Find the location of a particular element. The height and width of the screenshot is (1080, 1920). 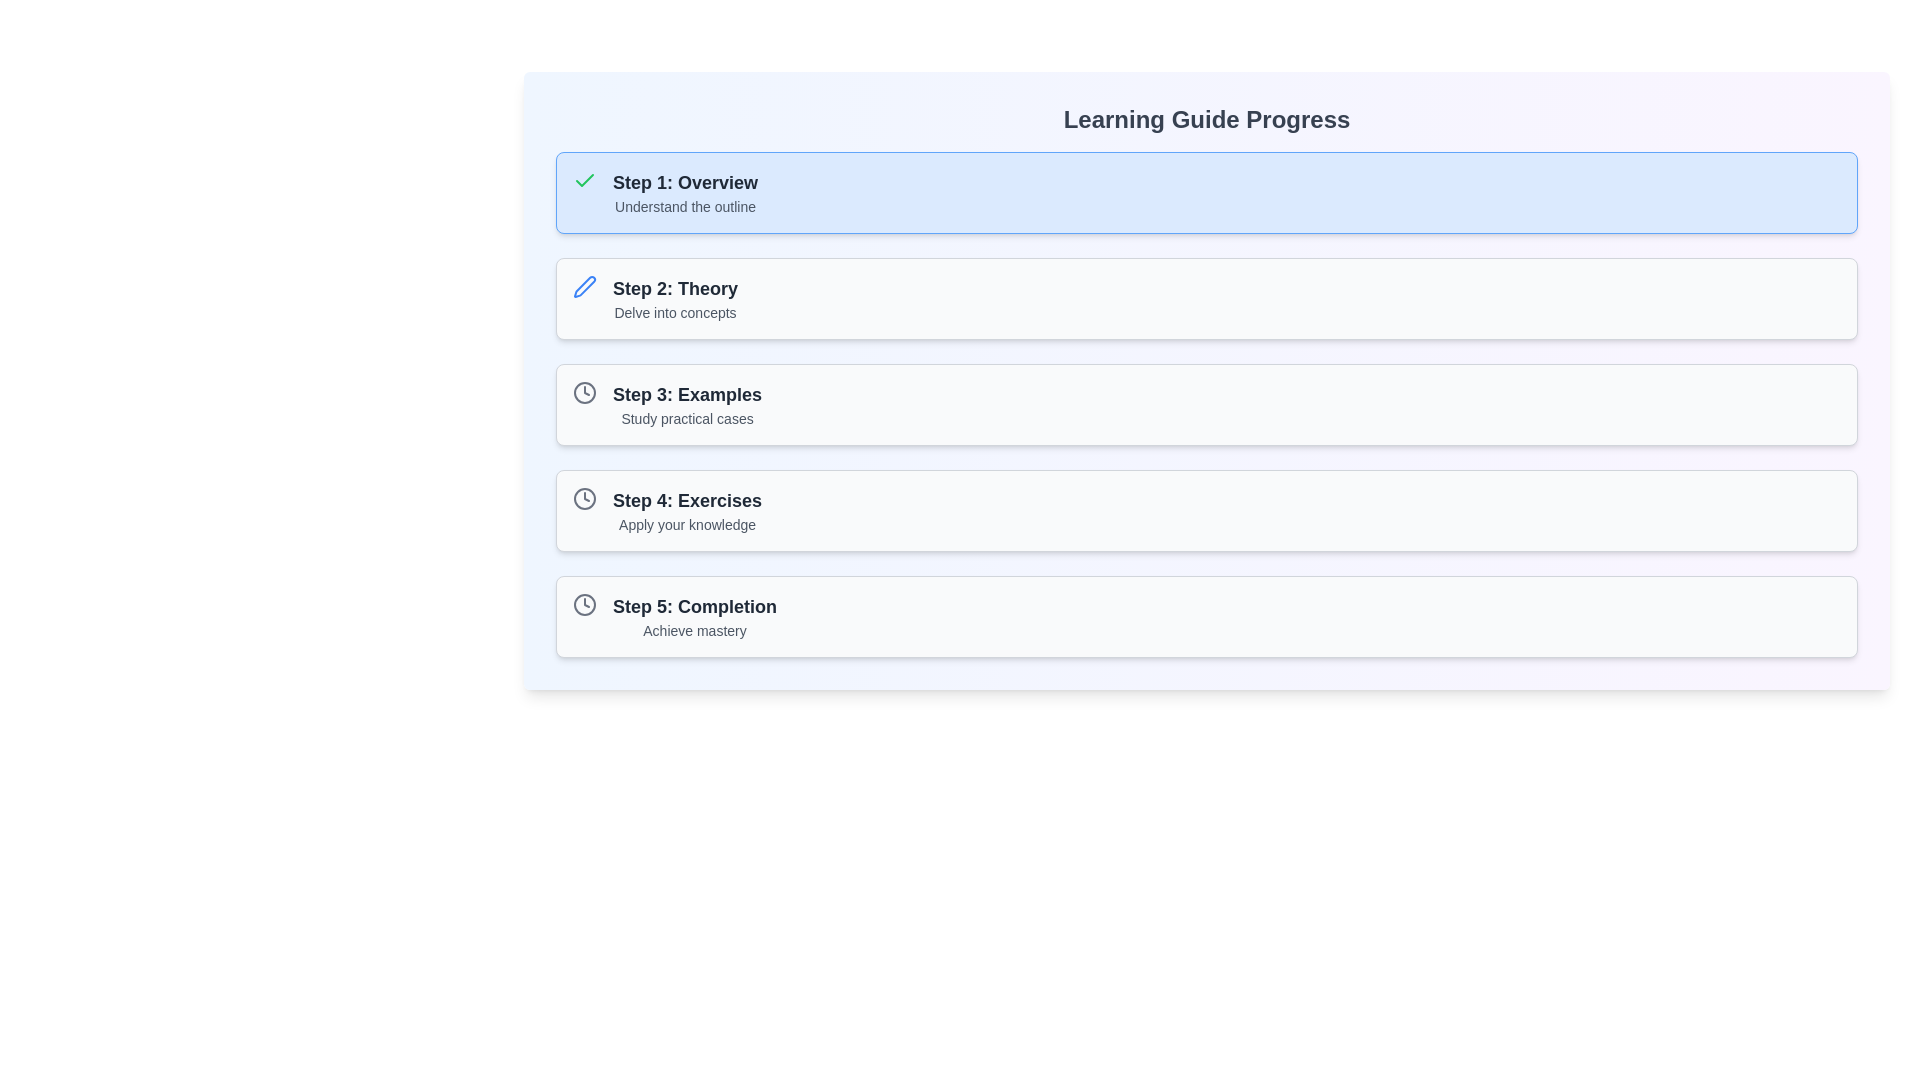

the visual representation of the completion icon located to the left of 'Step 1: Overview' under the 'Learning Guide Progress' section, which indicates the active status of the step is located at coordinates (584, 181).